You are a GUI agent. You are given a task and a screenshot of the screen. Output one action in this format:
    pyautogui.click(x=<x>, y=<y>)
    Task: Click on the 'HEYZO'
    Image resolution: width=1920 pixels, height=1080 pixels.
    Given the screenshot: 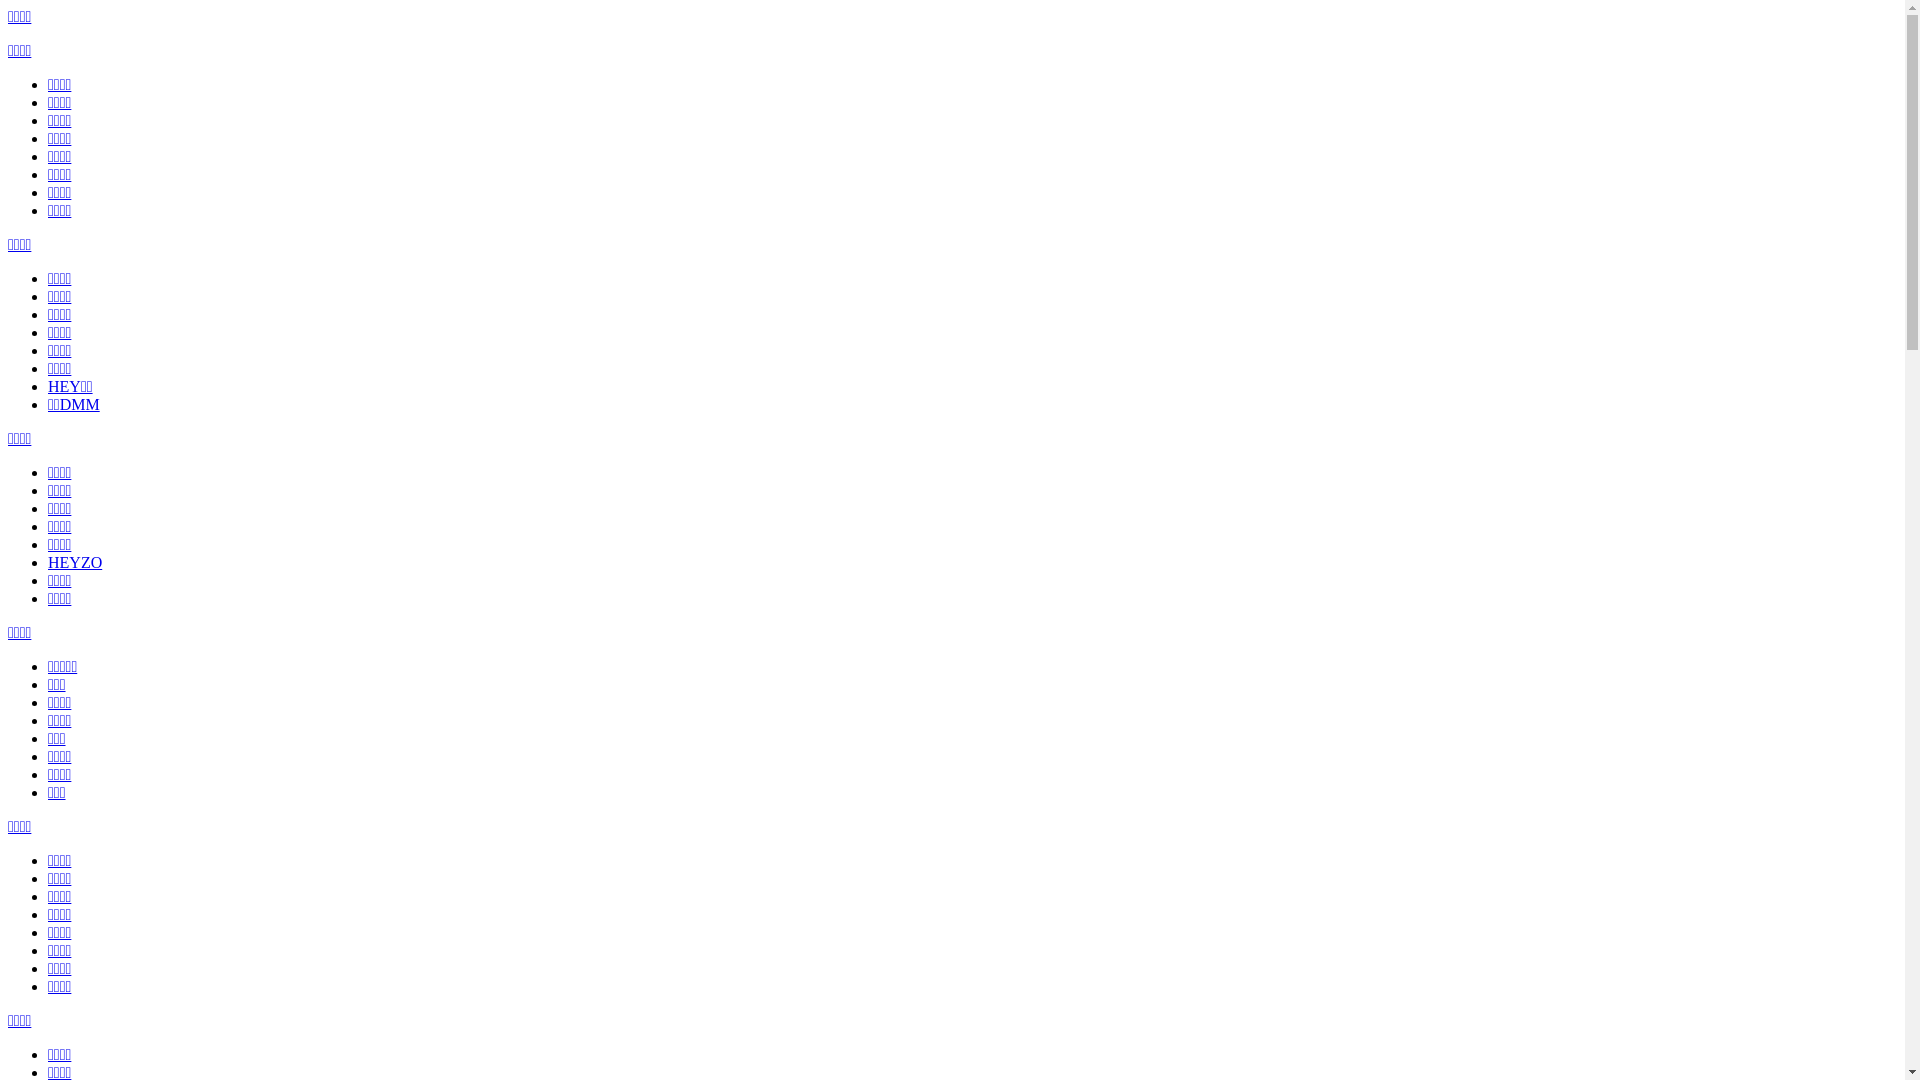 What is the action you would take?
    pyautogui.click(x=48, y=562)
    